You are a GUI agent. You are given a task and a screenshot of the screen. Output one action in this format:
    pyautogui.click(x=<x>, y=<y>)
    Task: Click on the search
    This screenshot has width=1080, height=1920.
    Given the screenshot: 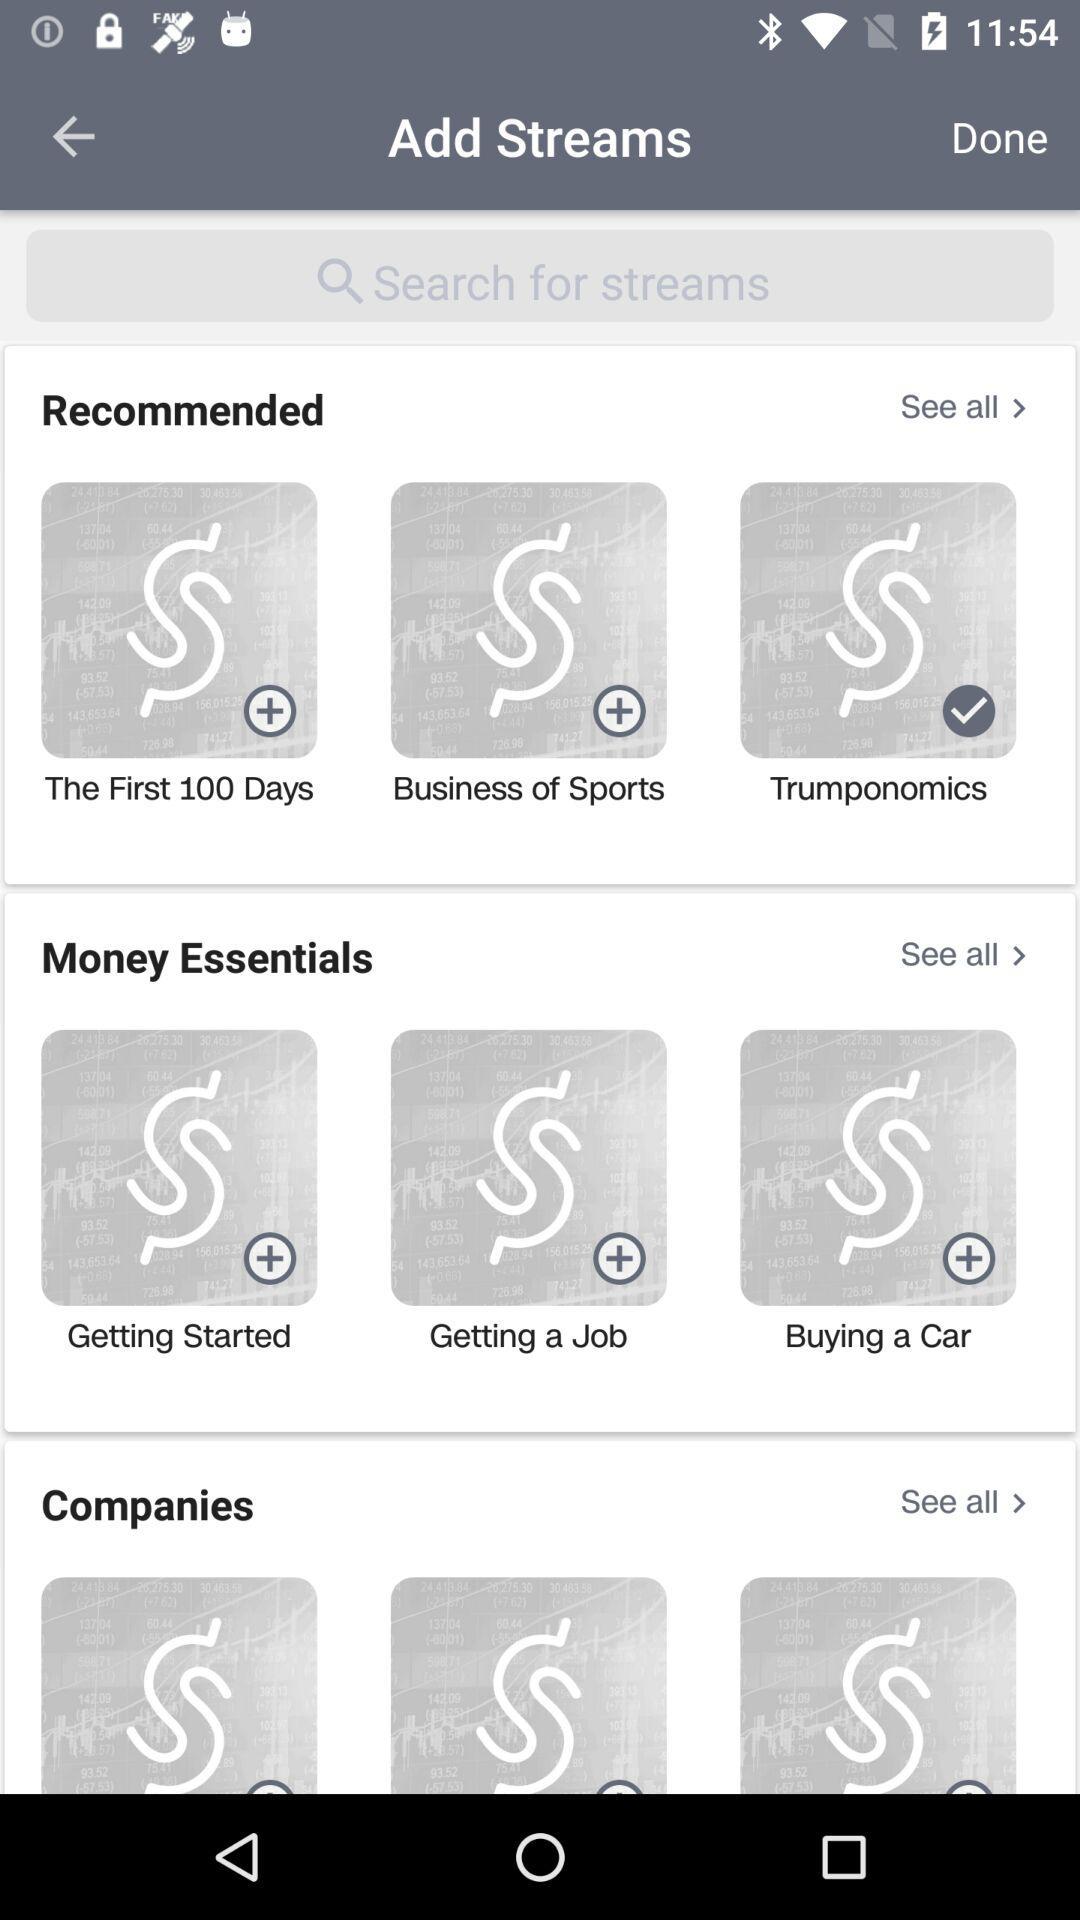 What is the action you would take?
    pyautogui.click(x=540, y=274)
    